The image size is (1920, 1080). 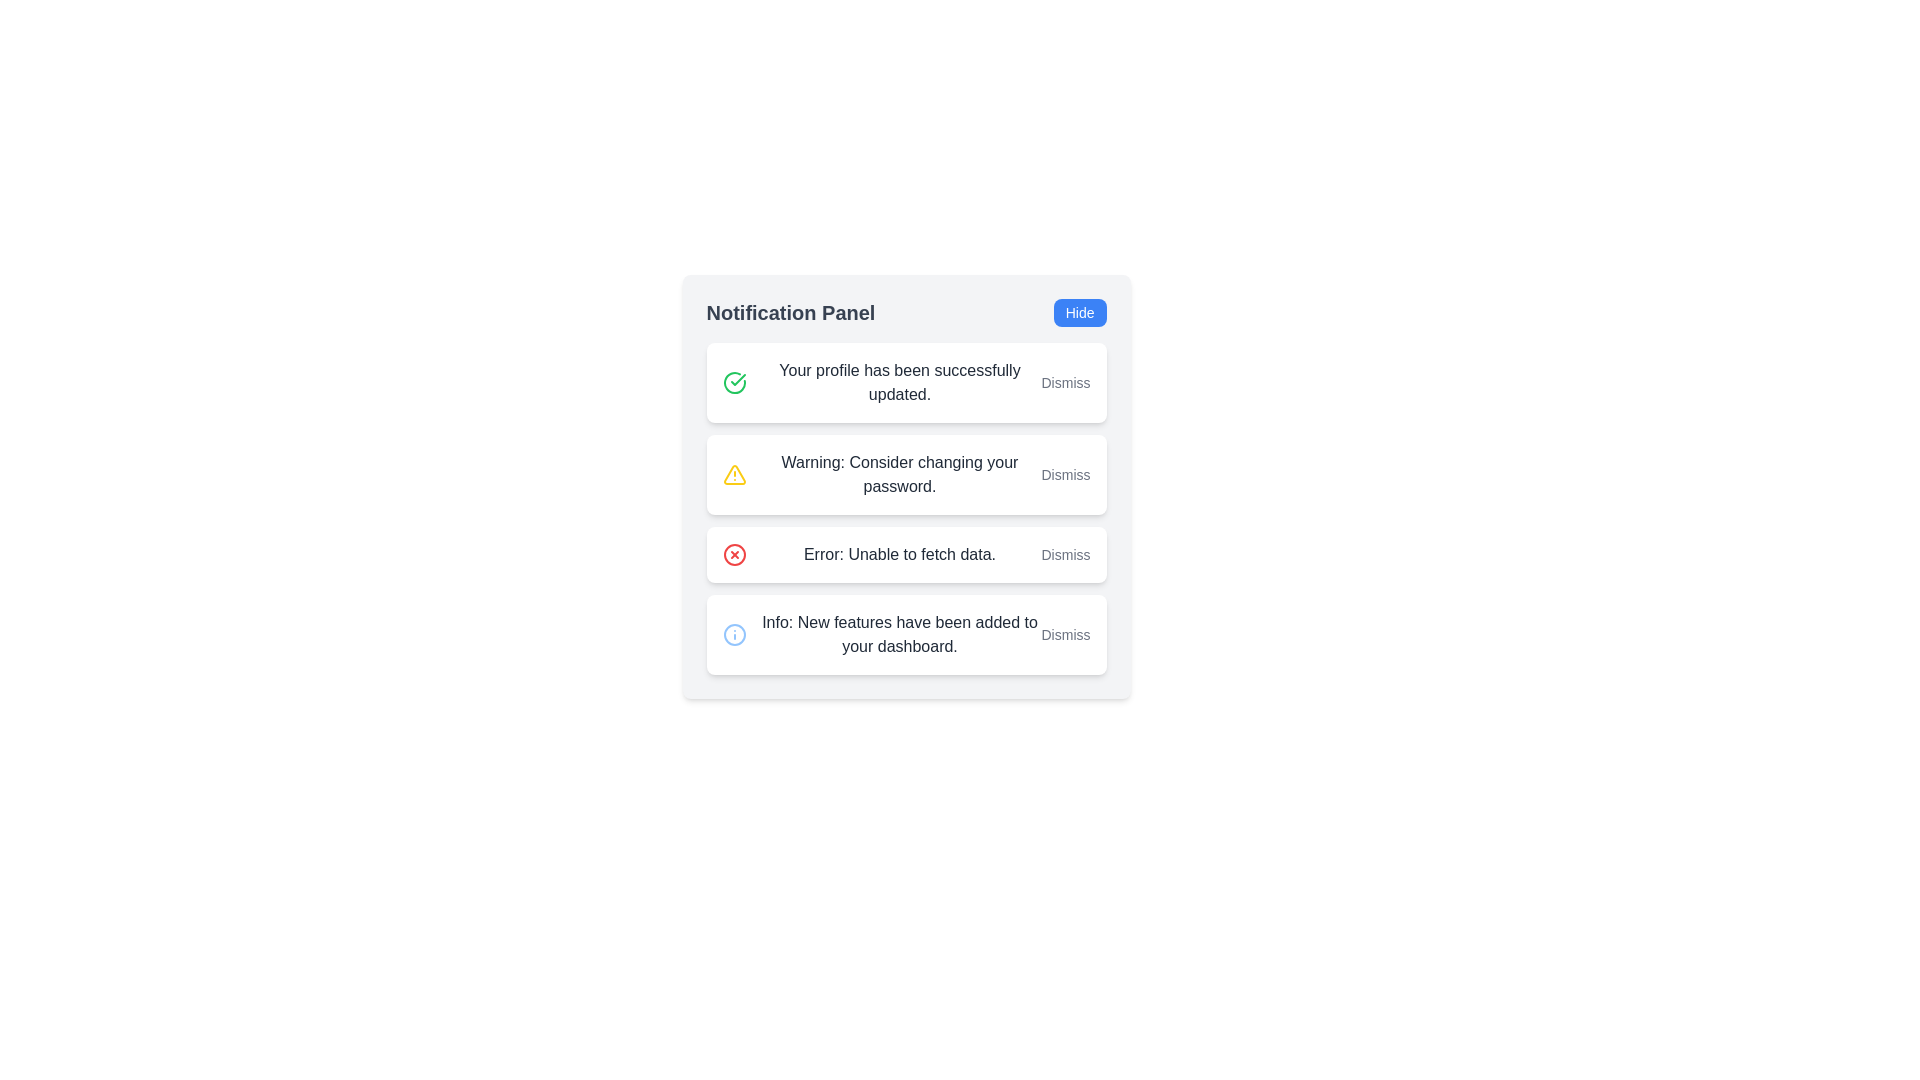 I want to click on the 'Dismiss' button in gray font, so click(x=1064, y=474).